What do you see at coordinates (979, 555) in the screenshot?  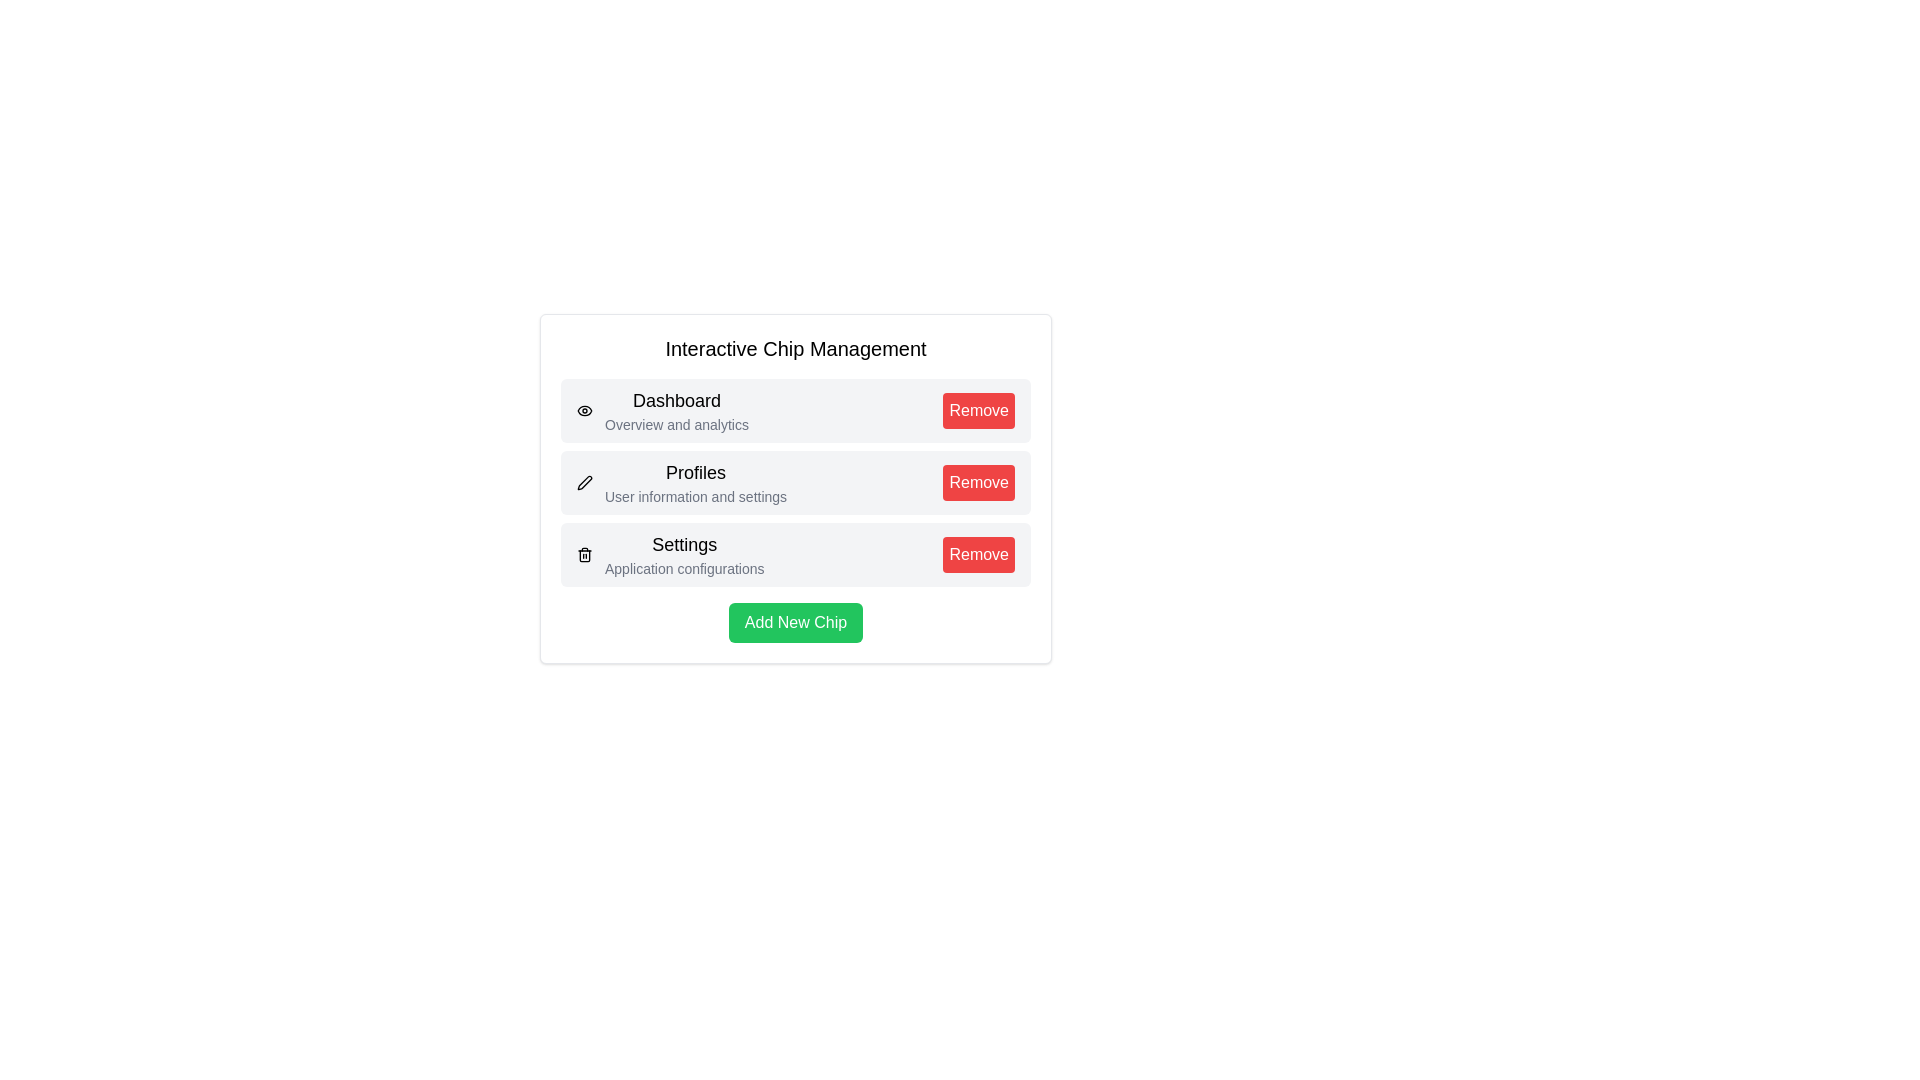 I see `'Remove' button for the chip with title Settings` at bounding box center [979, 555].